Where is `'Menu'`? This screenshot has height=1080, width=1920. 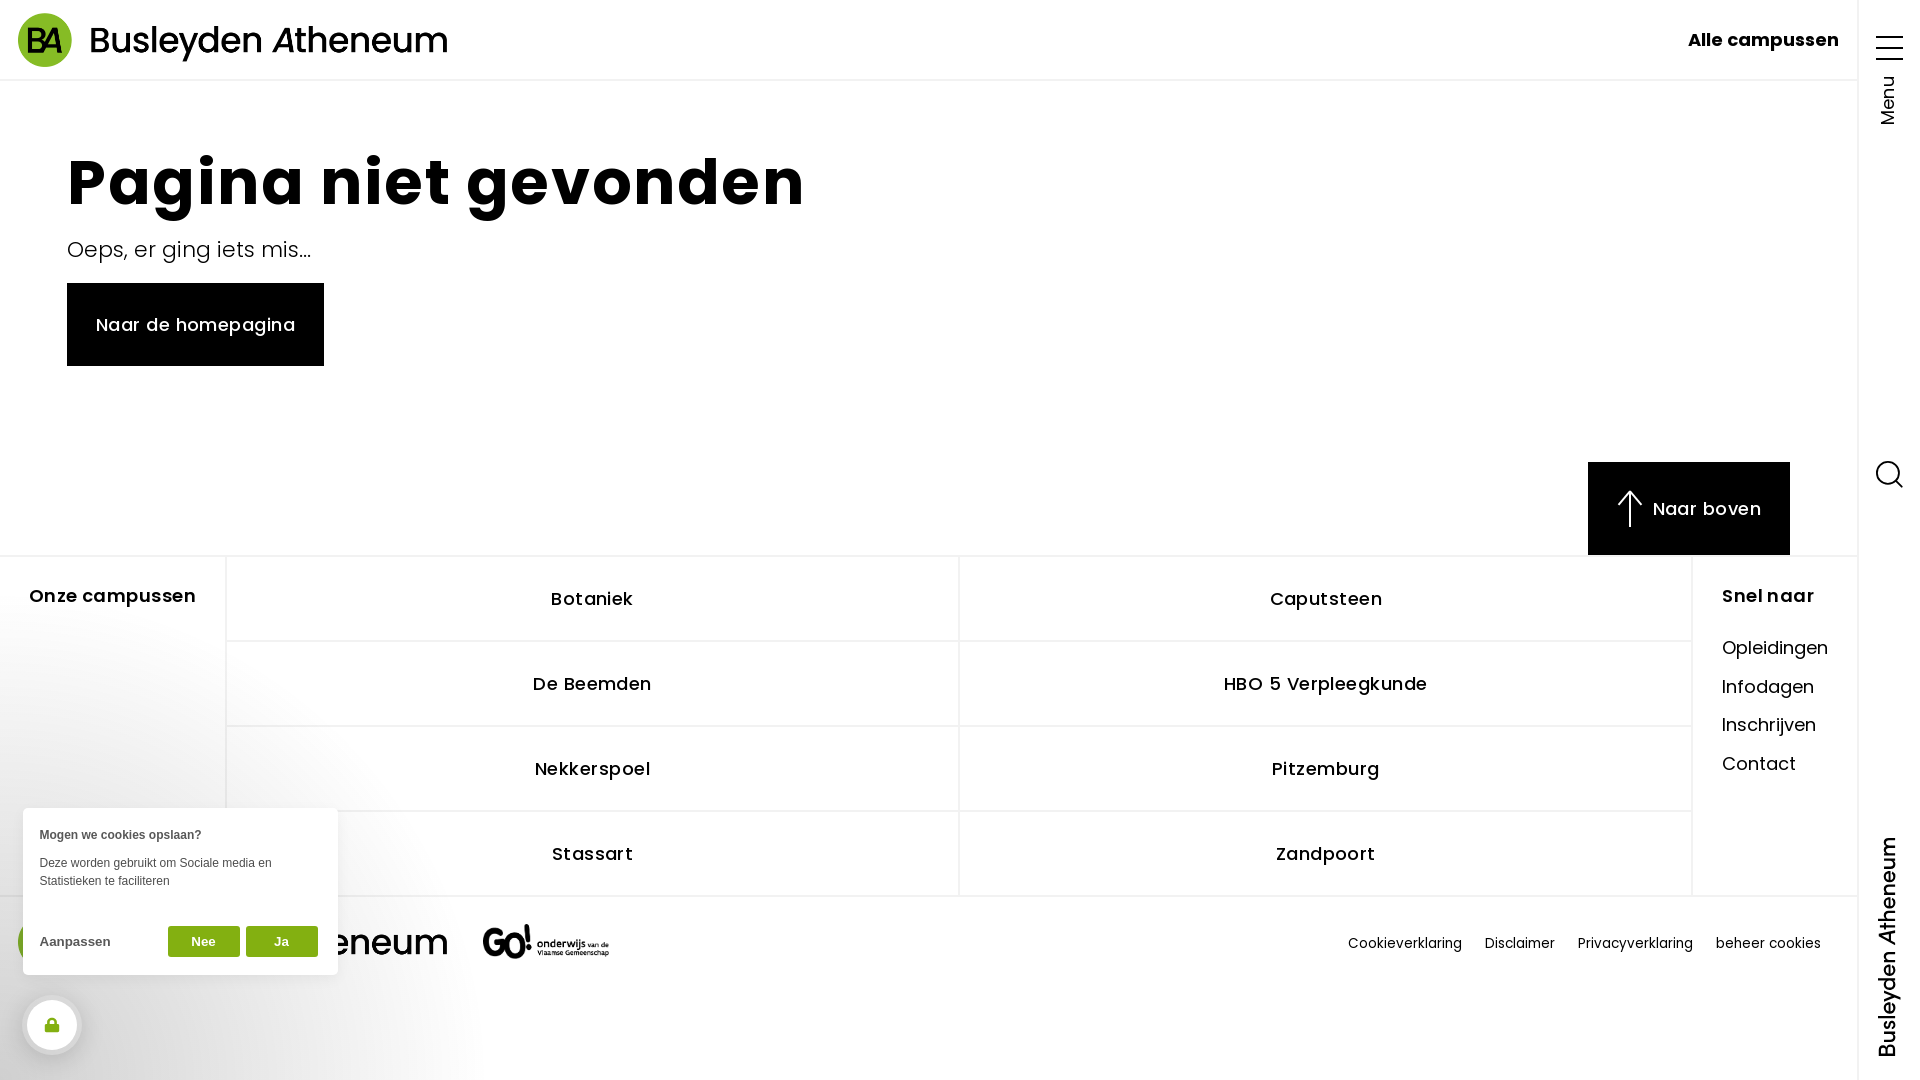
'Menu' is located at coordinates (1888, 73).